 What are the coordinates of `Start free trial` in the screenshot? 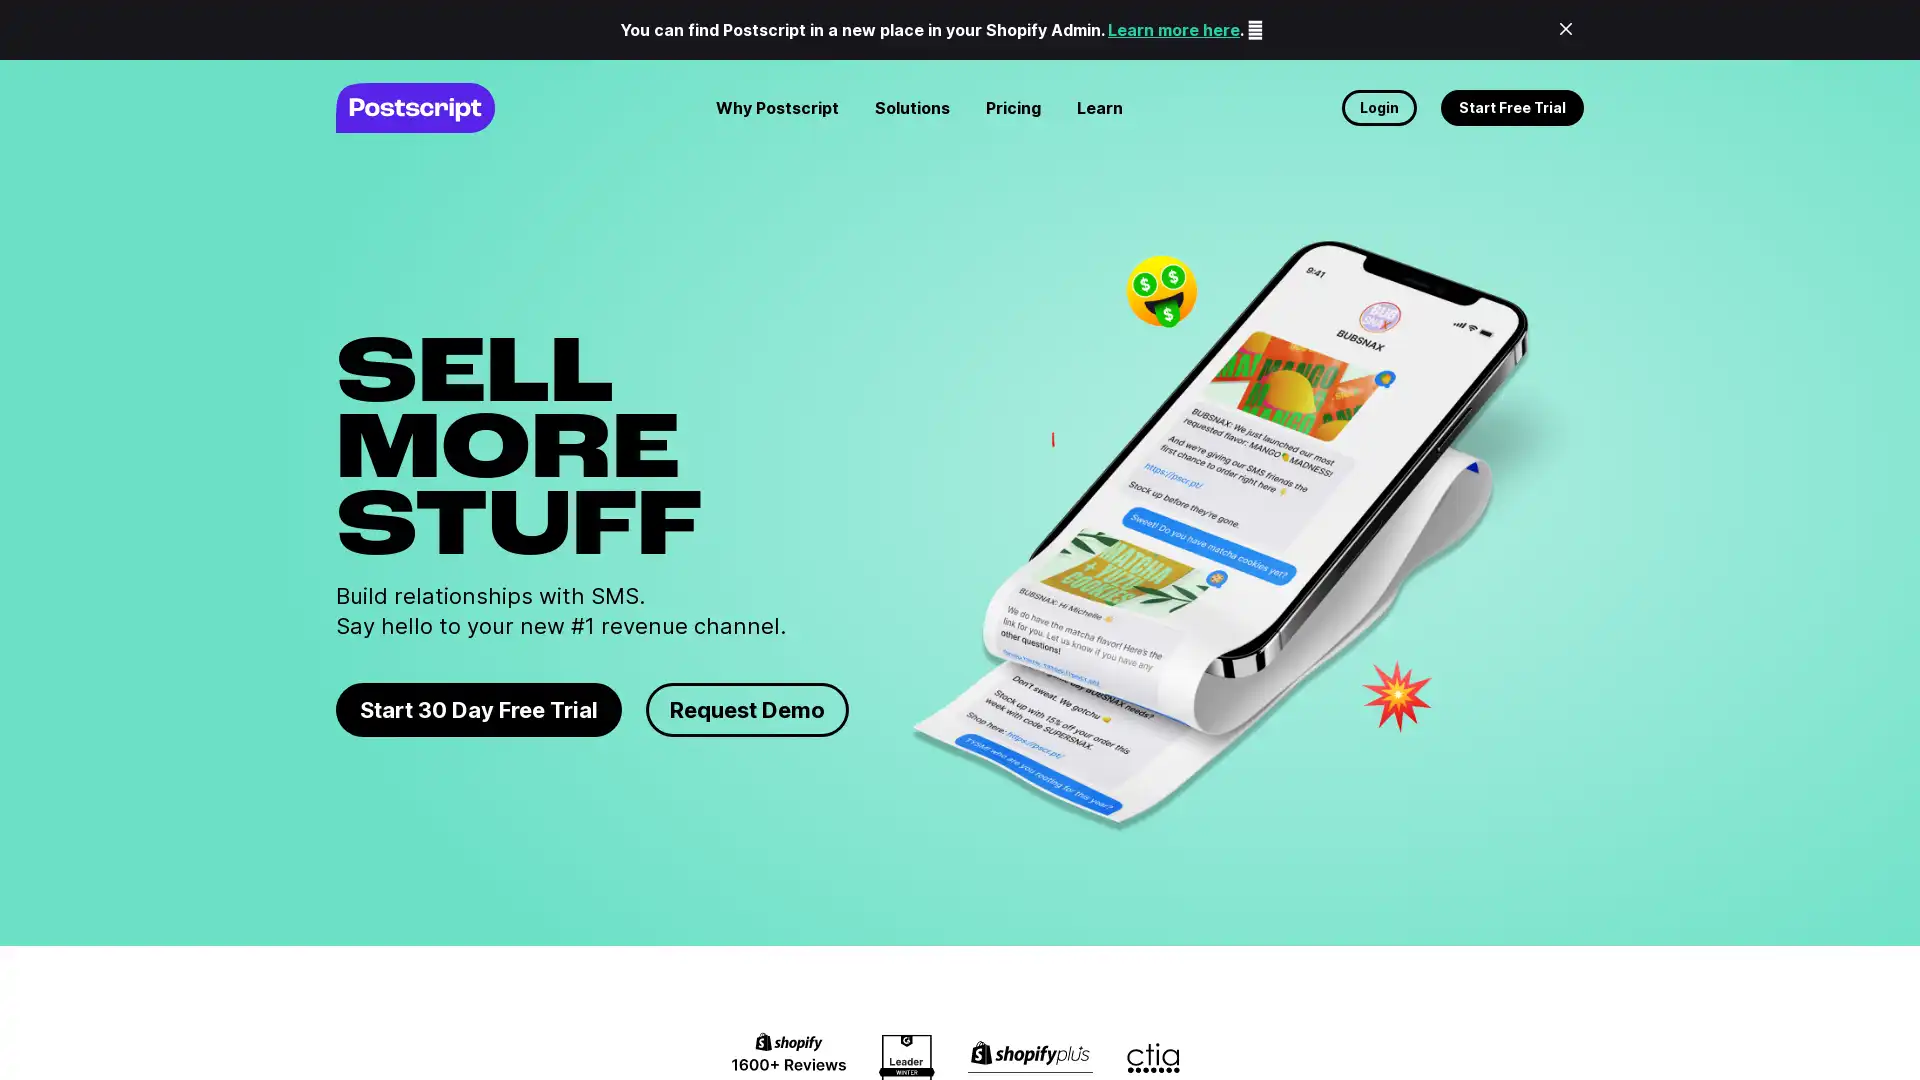 It's located at (1733, 914).